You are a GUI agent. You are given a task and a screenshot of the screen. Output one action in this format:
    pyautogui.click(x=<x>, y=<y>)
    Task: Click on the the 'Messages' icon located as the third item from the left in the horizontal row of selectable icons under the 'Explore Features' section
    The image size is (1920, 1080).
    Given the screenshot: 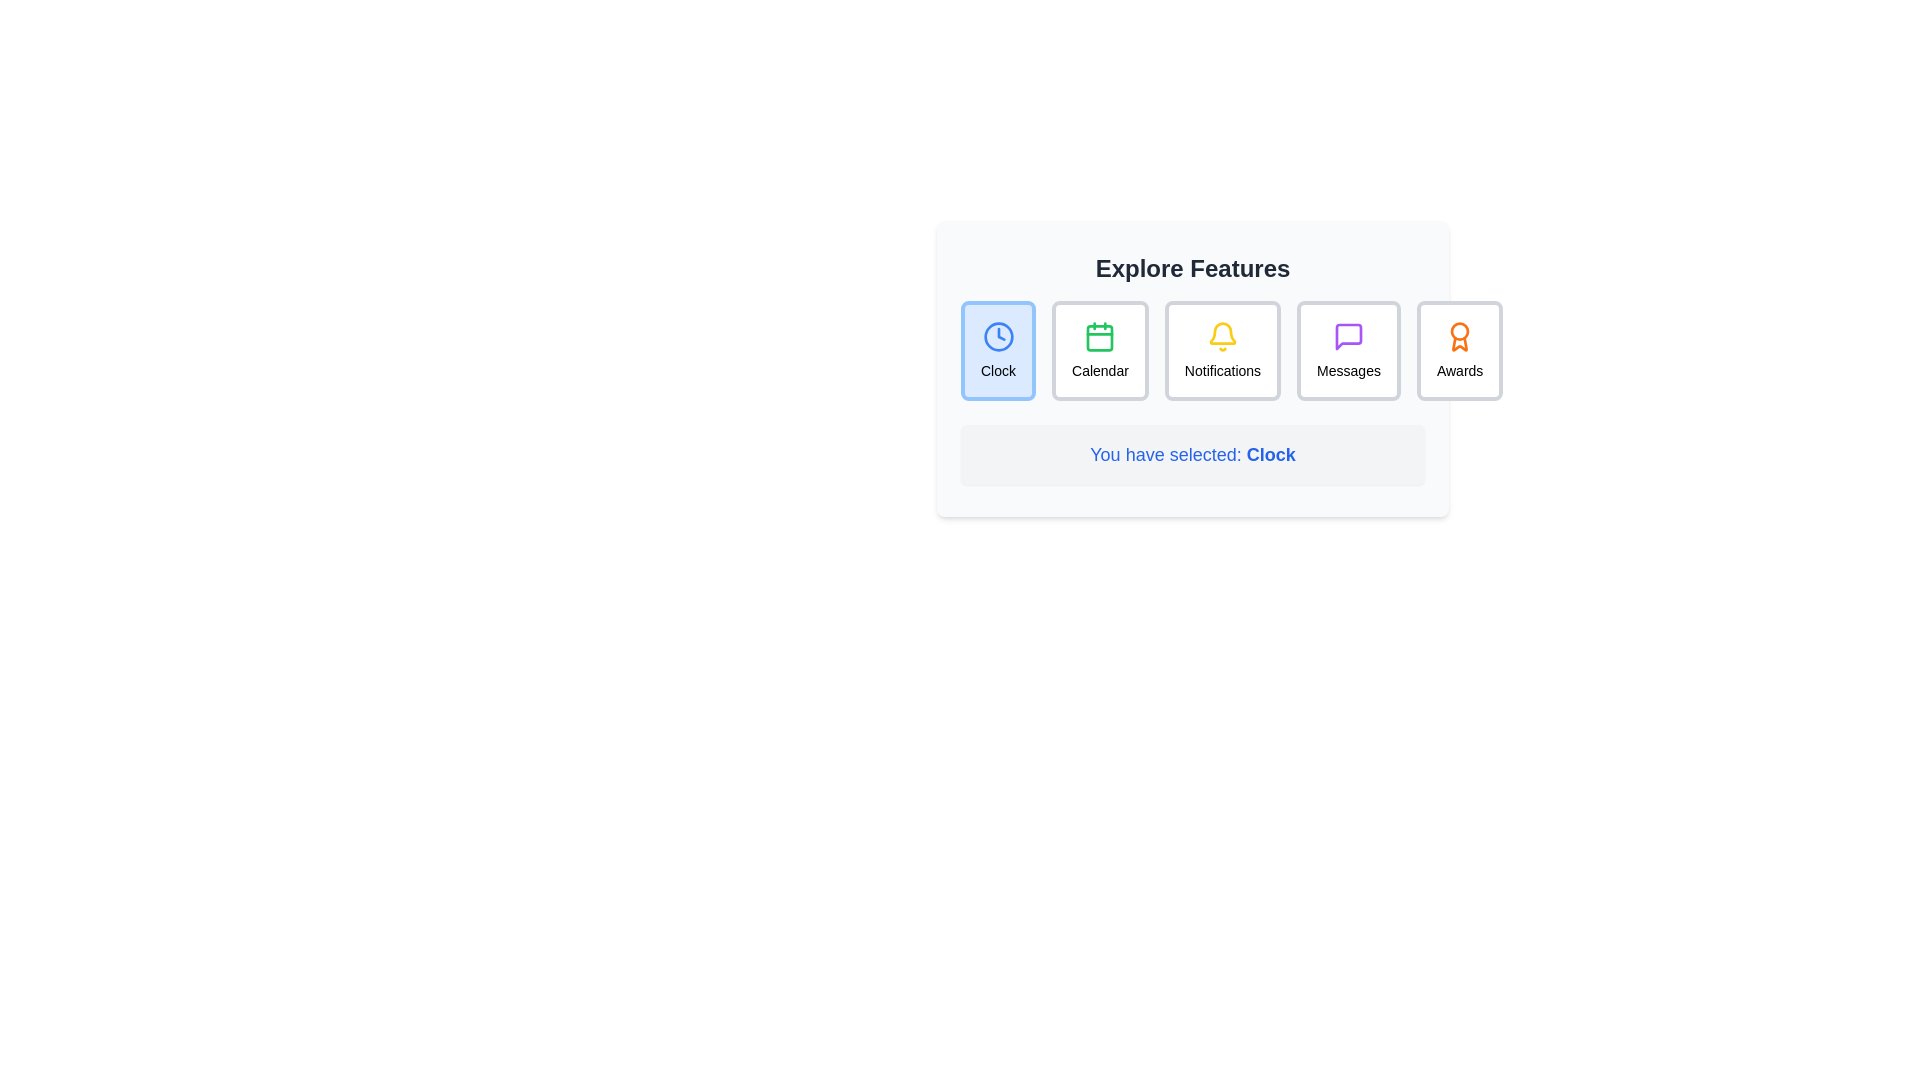 What is the action you would take?
    pyautogui.click(x=1348, y=335)
    